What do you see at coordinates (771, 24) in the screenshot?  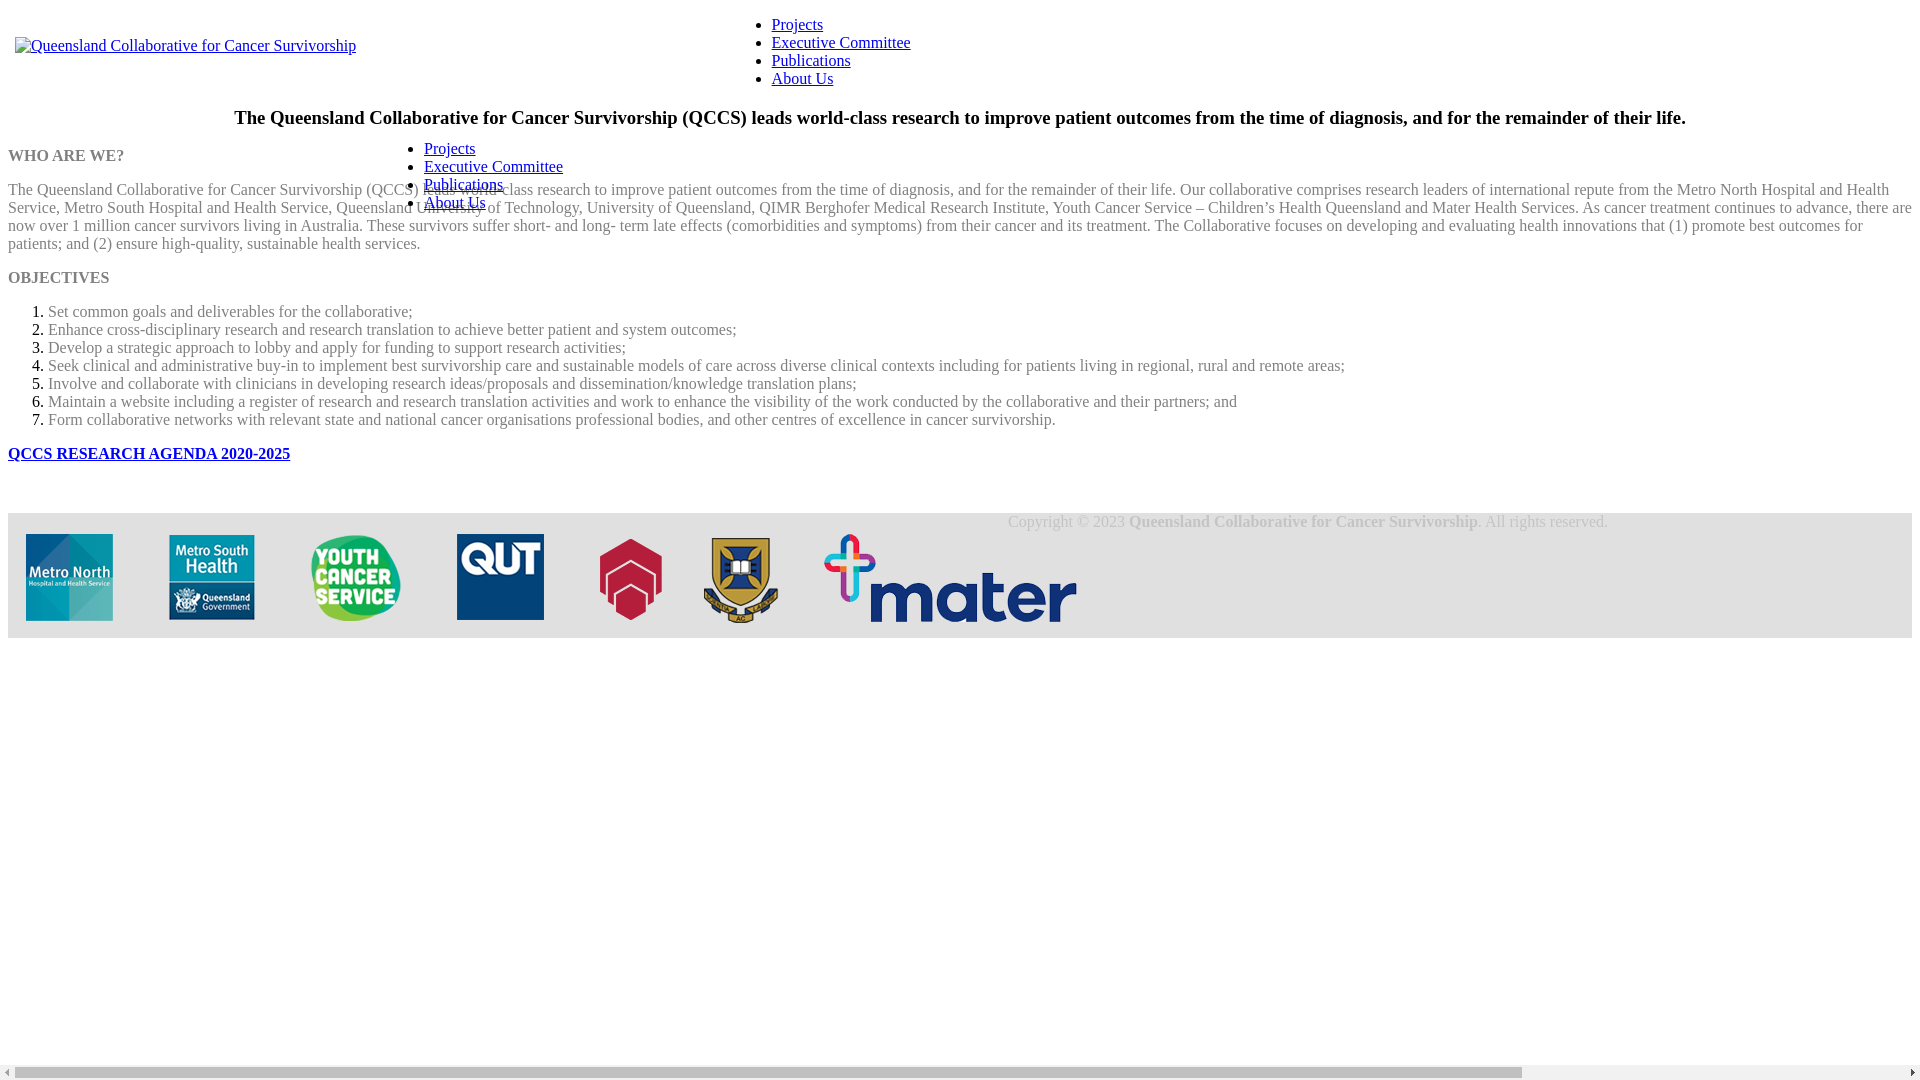 I see `'Projects'` at bounding box center [771, 24].